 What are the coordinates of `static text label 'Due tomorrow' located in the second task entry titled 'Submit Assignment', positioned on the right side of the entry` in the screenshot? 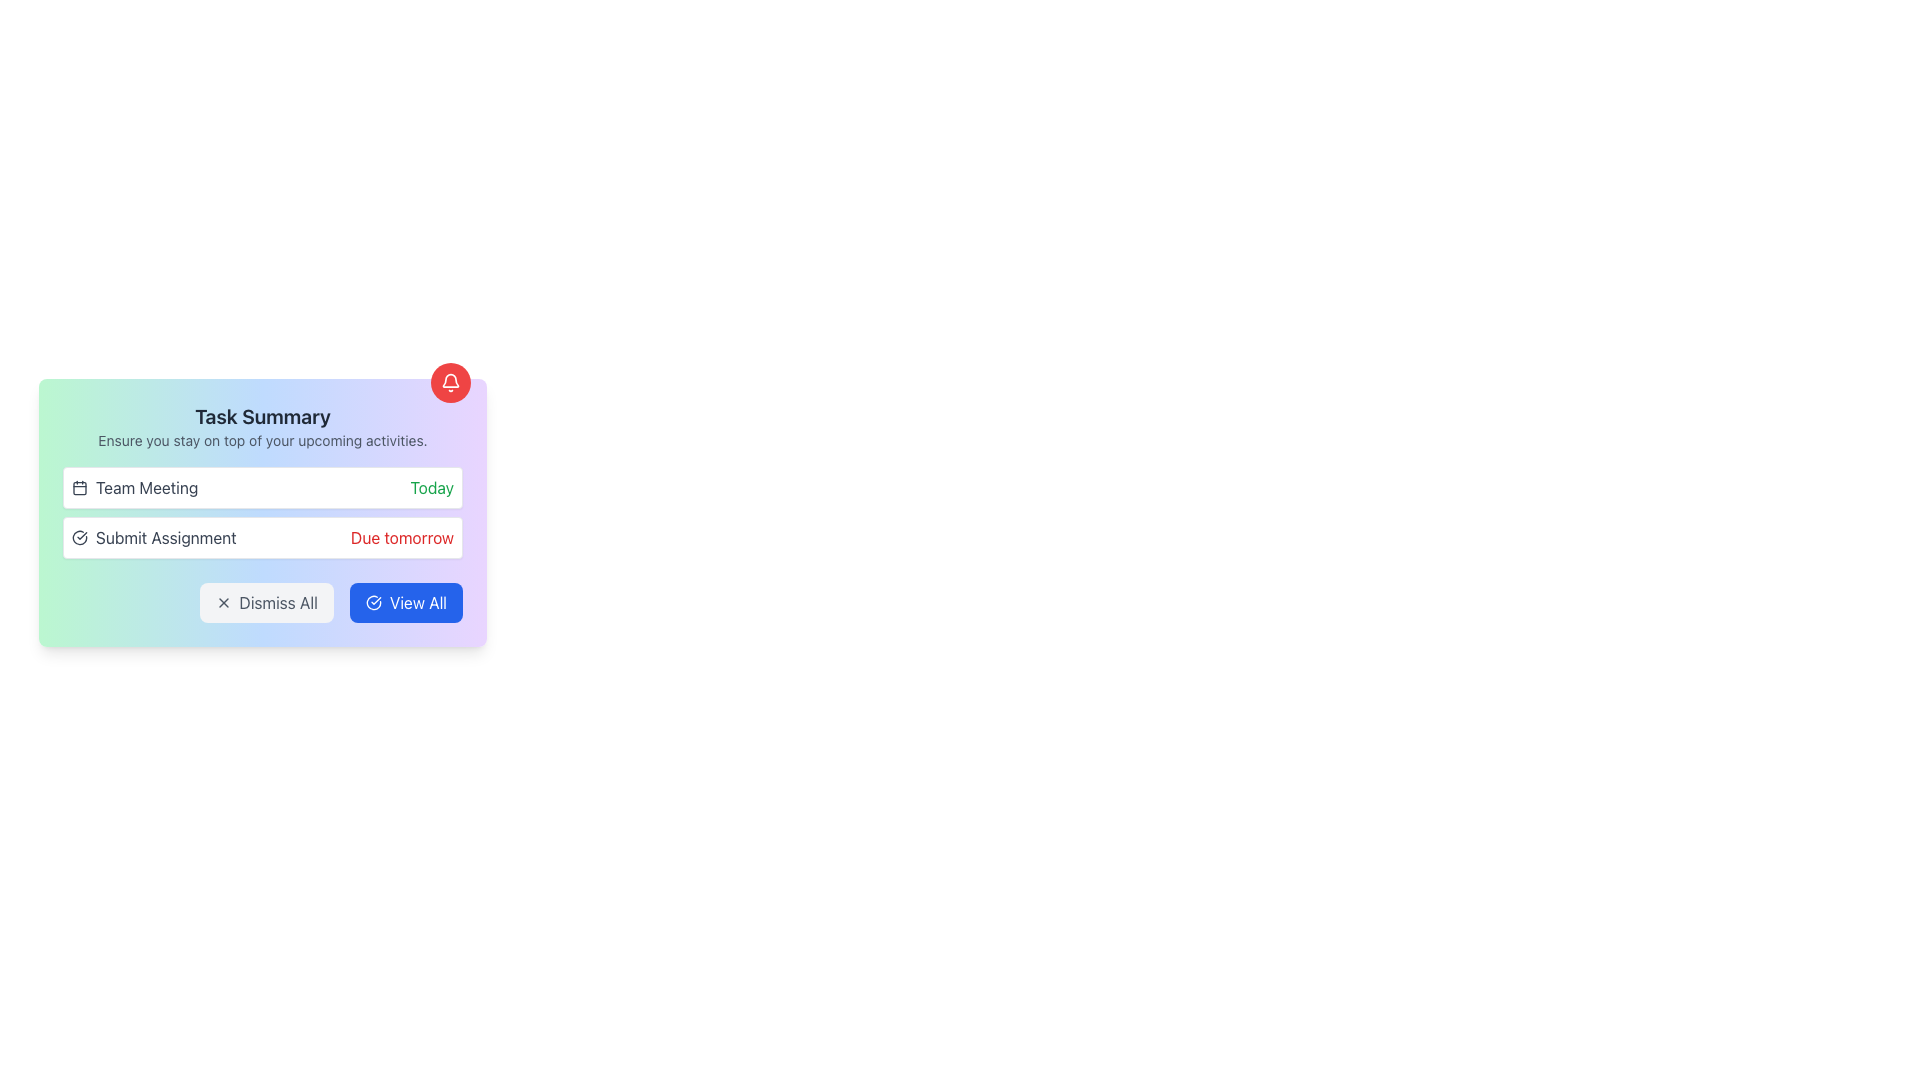 It's located at (401, 536).